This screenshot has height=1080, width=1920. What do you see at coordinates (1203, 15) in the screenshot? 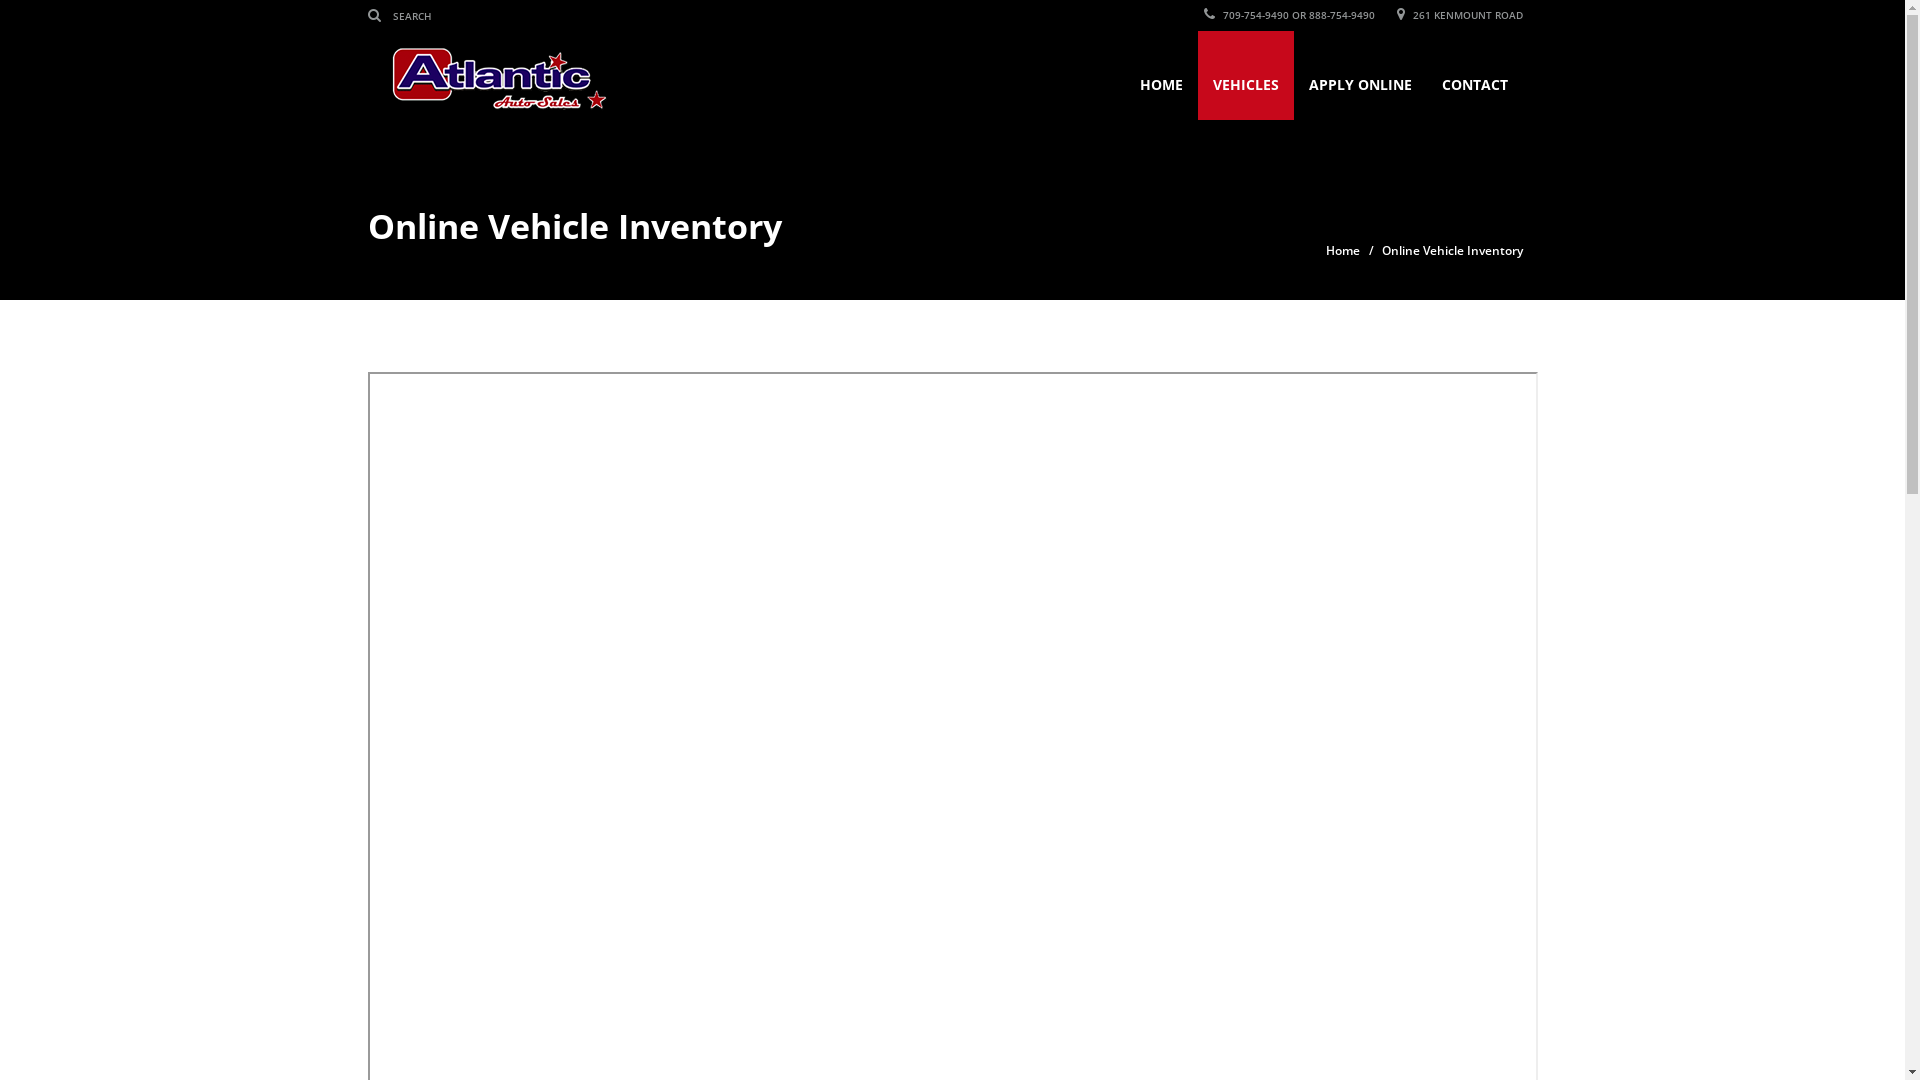
I see `'709-754-9490 OR 888-754-9490'` at bounding box center [1203, 15].